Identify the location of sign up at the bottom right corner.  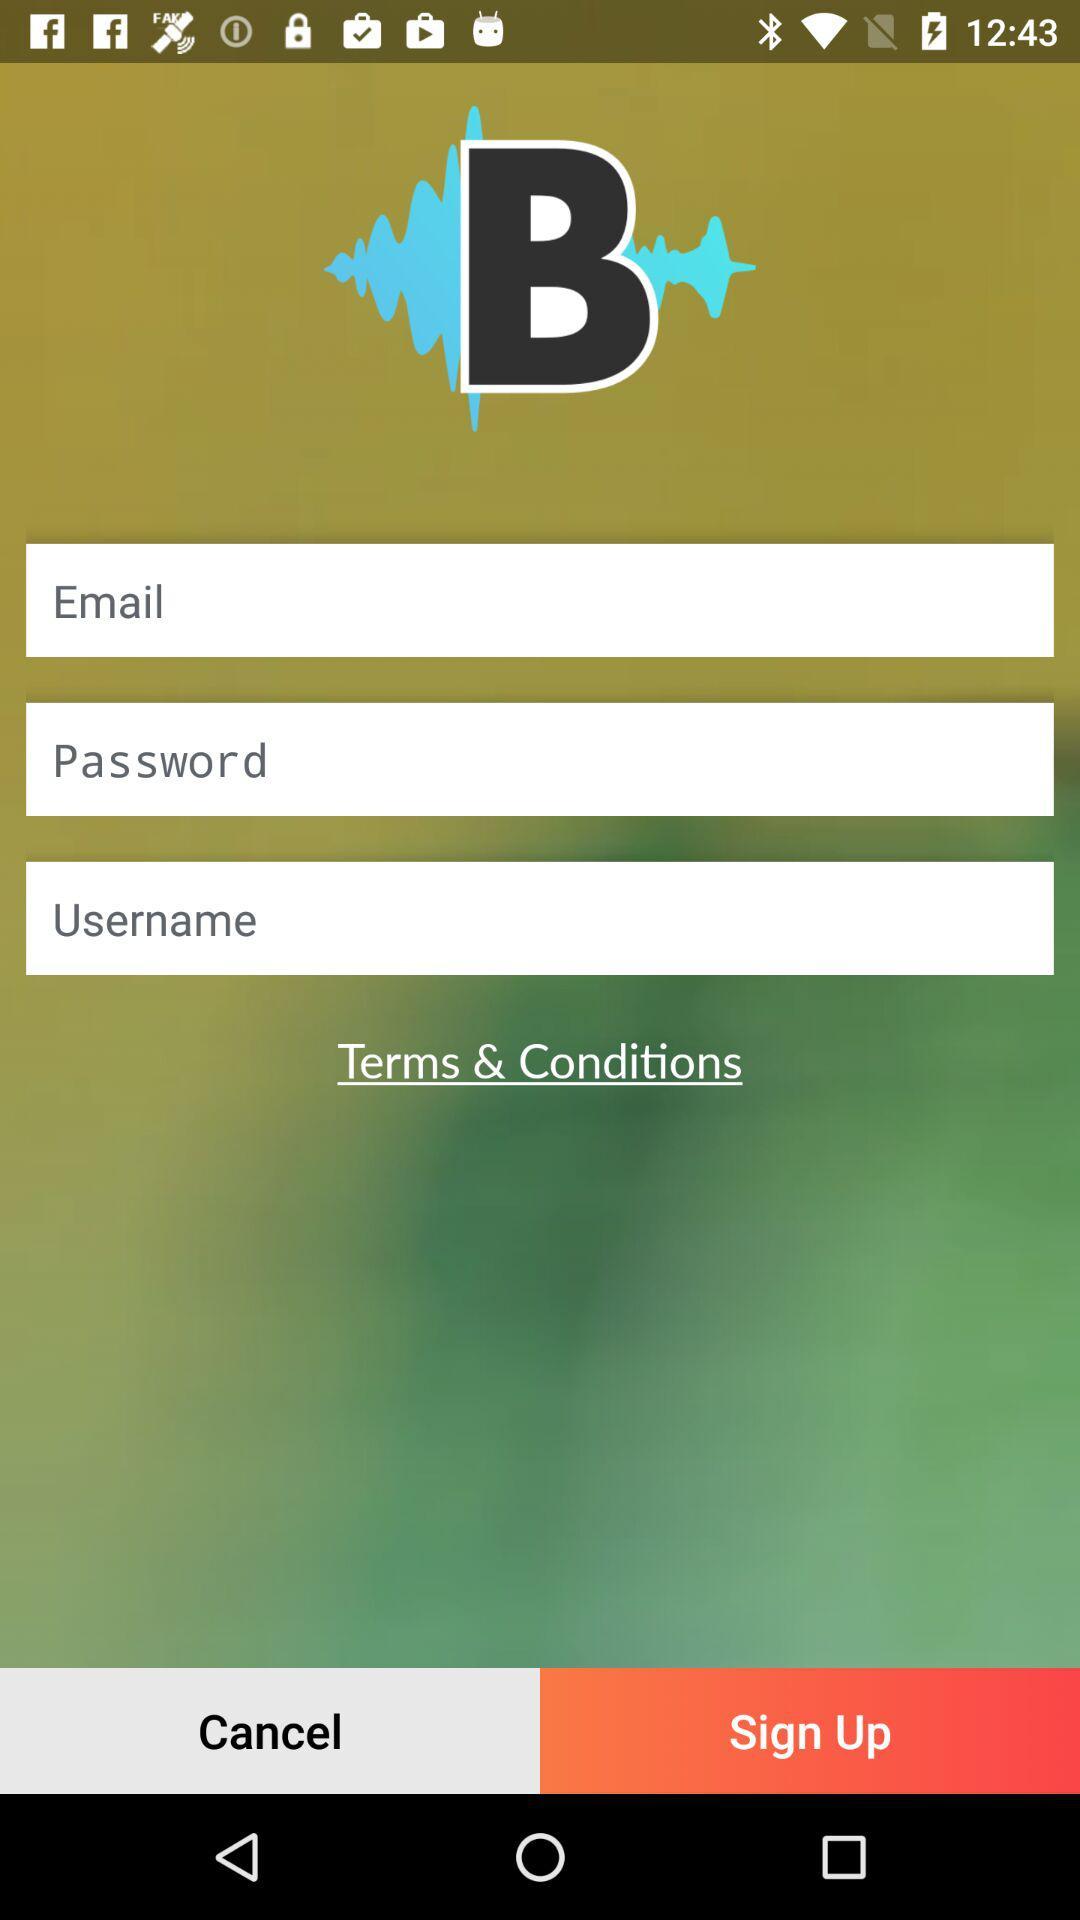
(810, 1730).